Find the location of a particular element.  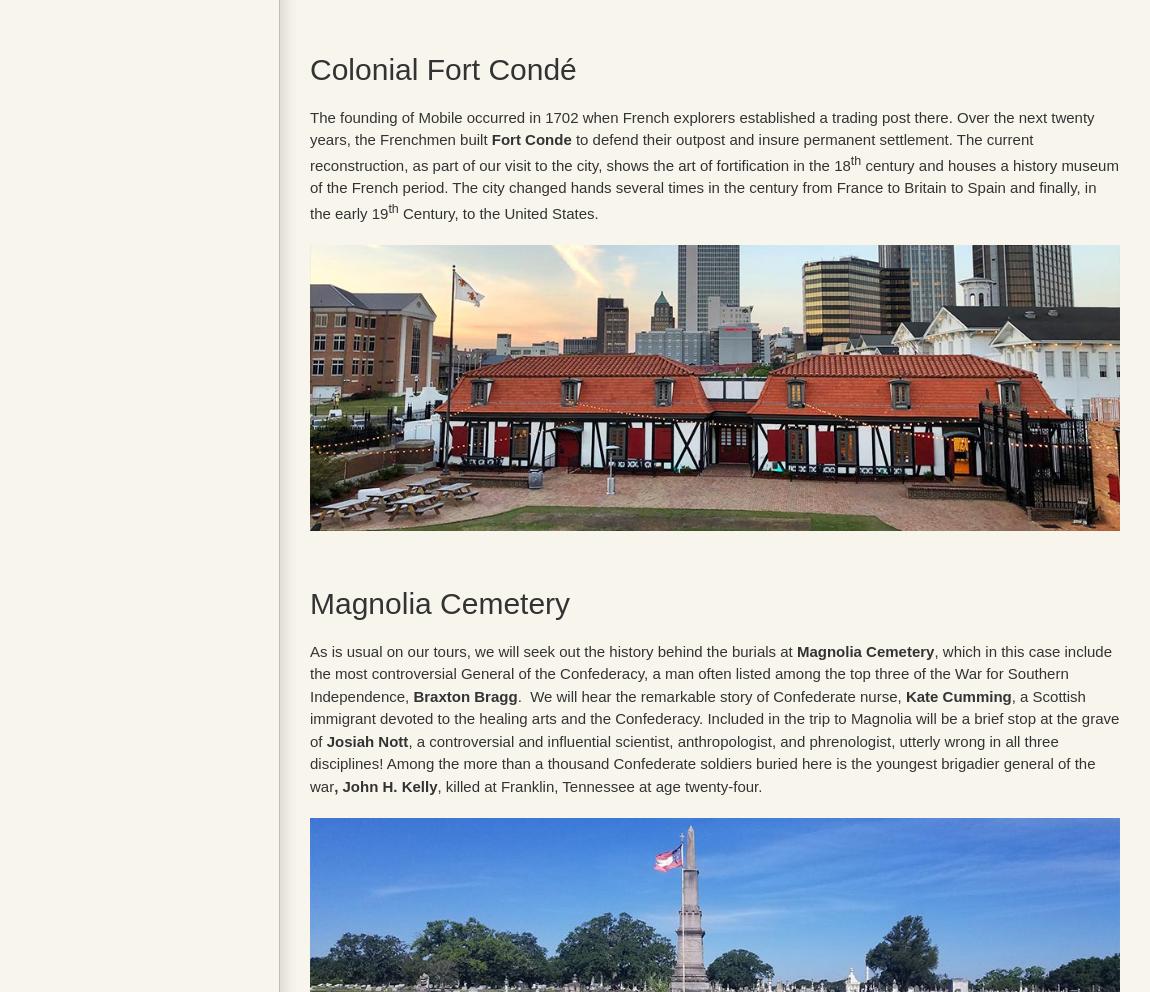

', killed at Franklin, Tennessee at age twenty-four.' is located at coordinates (598, 784).